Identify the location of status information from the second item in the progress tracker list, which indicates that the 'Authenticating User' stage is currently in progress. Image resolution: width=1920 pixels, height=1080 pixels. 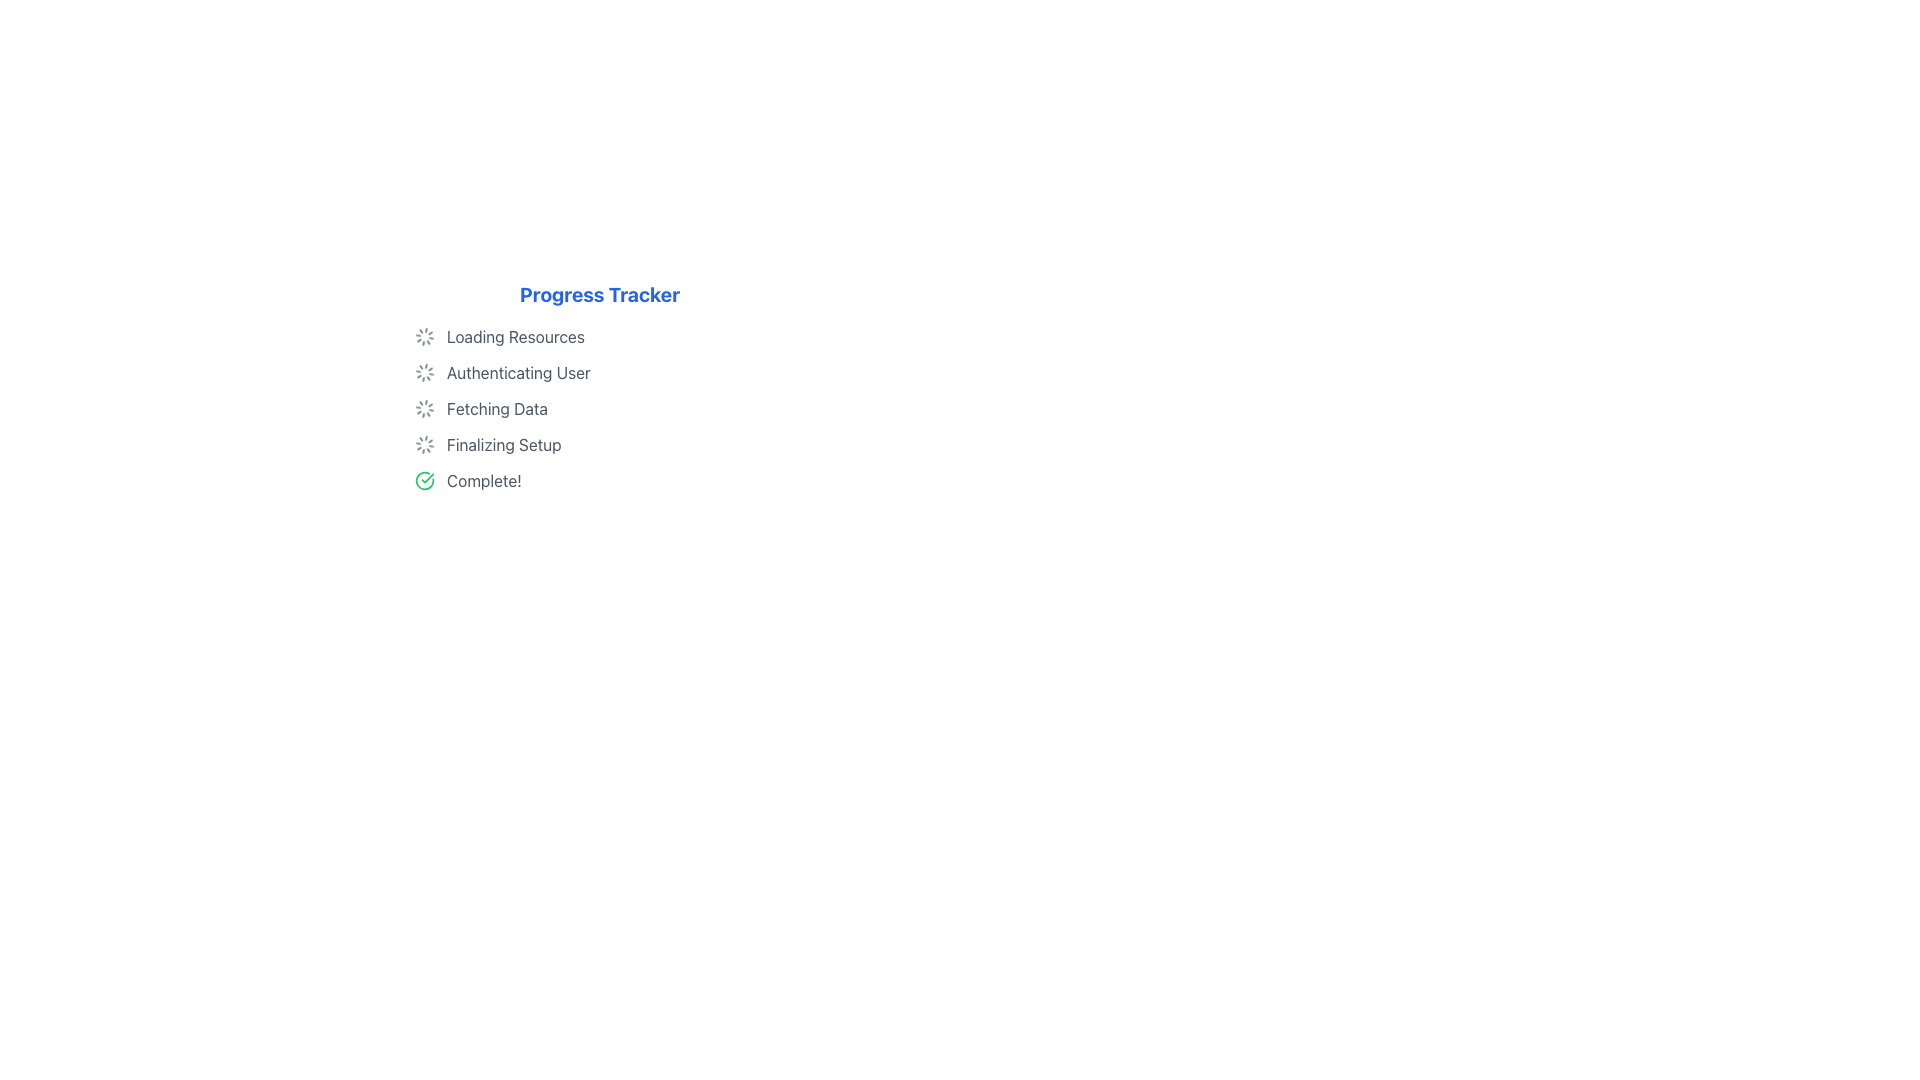
(599, 386).